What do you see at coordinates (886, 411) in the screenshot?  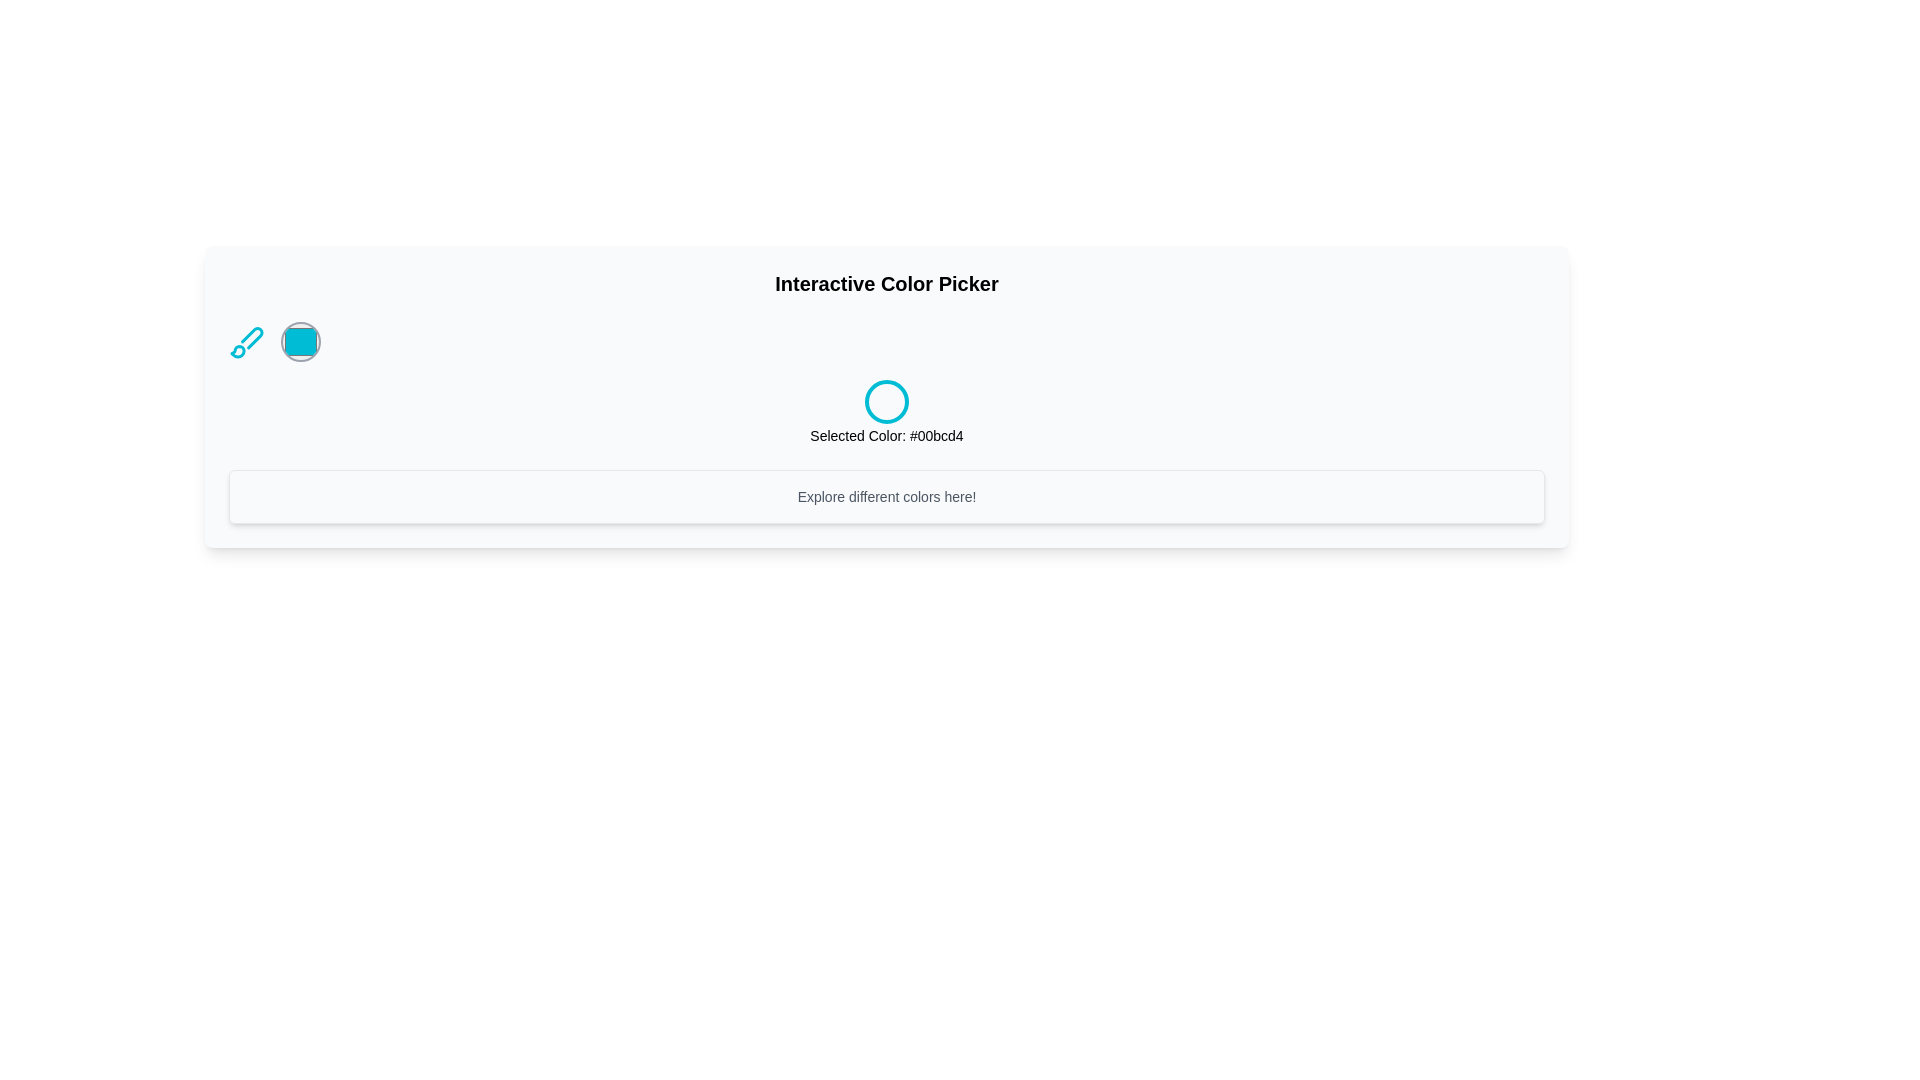 I see `text caption 'Selected Color: #00bcd4' from the informational display element that consists of a colored circle with a light blue border and a dot in its center, located centrally below the toolbar area` at bounding box center [886, 411].